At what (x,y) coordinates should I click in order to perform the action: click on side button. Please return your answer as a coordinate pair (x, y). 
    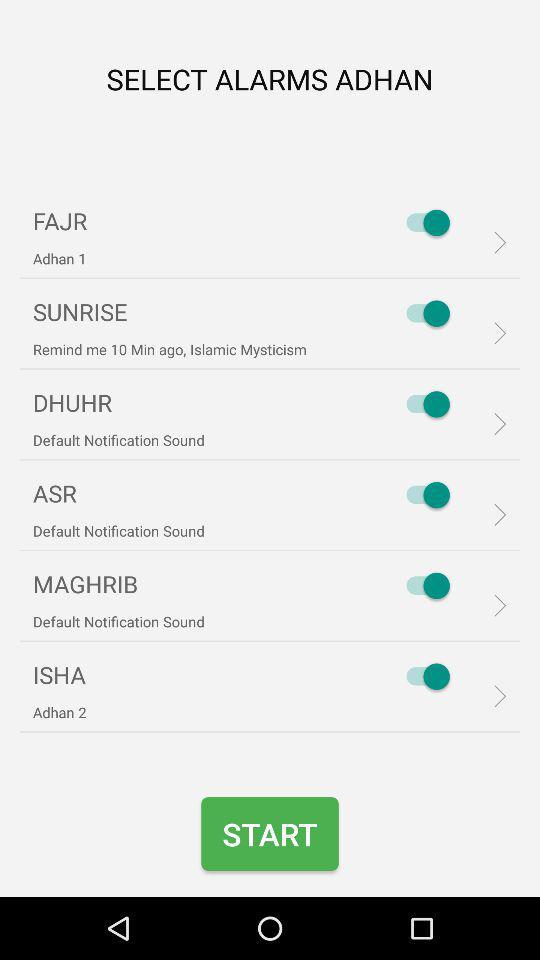
    Looking at the image, I should click on (422, 313).